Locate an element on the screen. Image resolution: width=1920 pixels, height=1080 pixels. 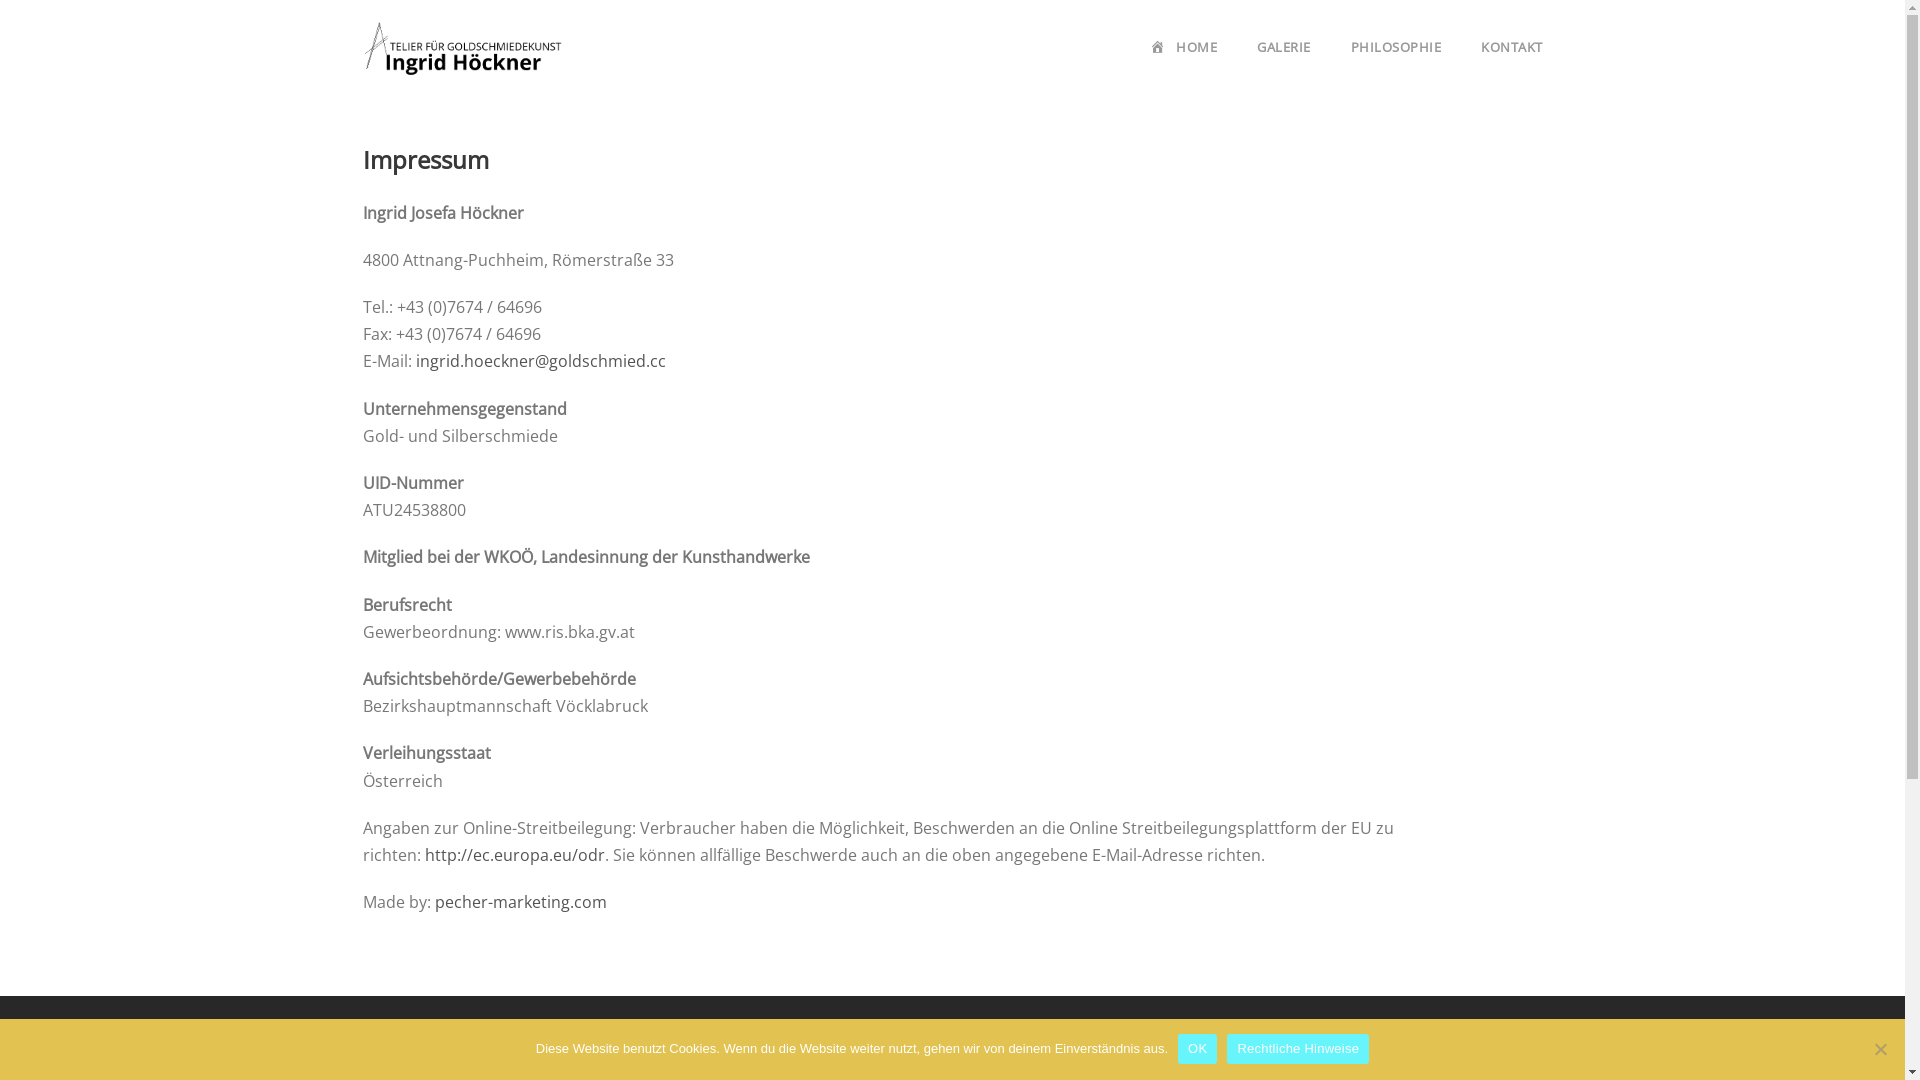
'http://ec.europa.eu/odr' is located at coordinates (513, 855).